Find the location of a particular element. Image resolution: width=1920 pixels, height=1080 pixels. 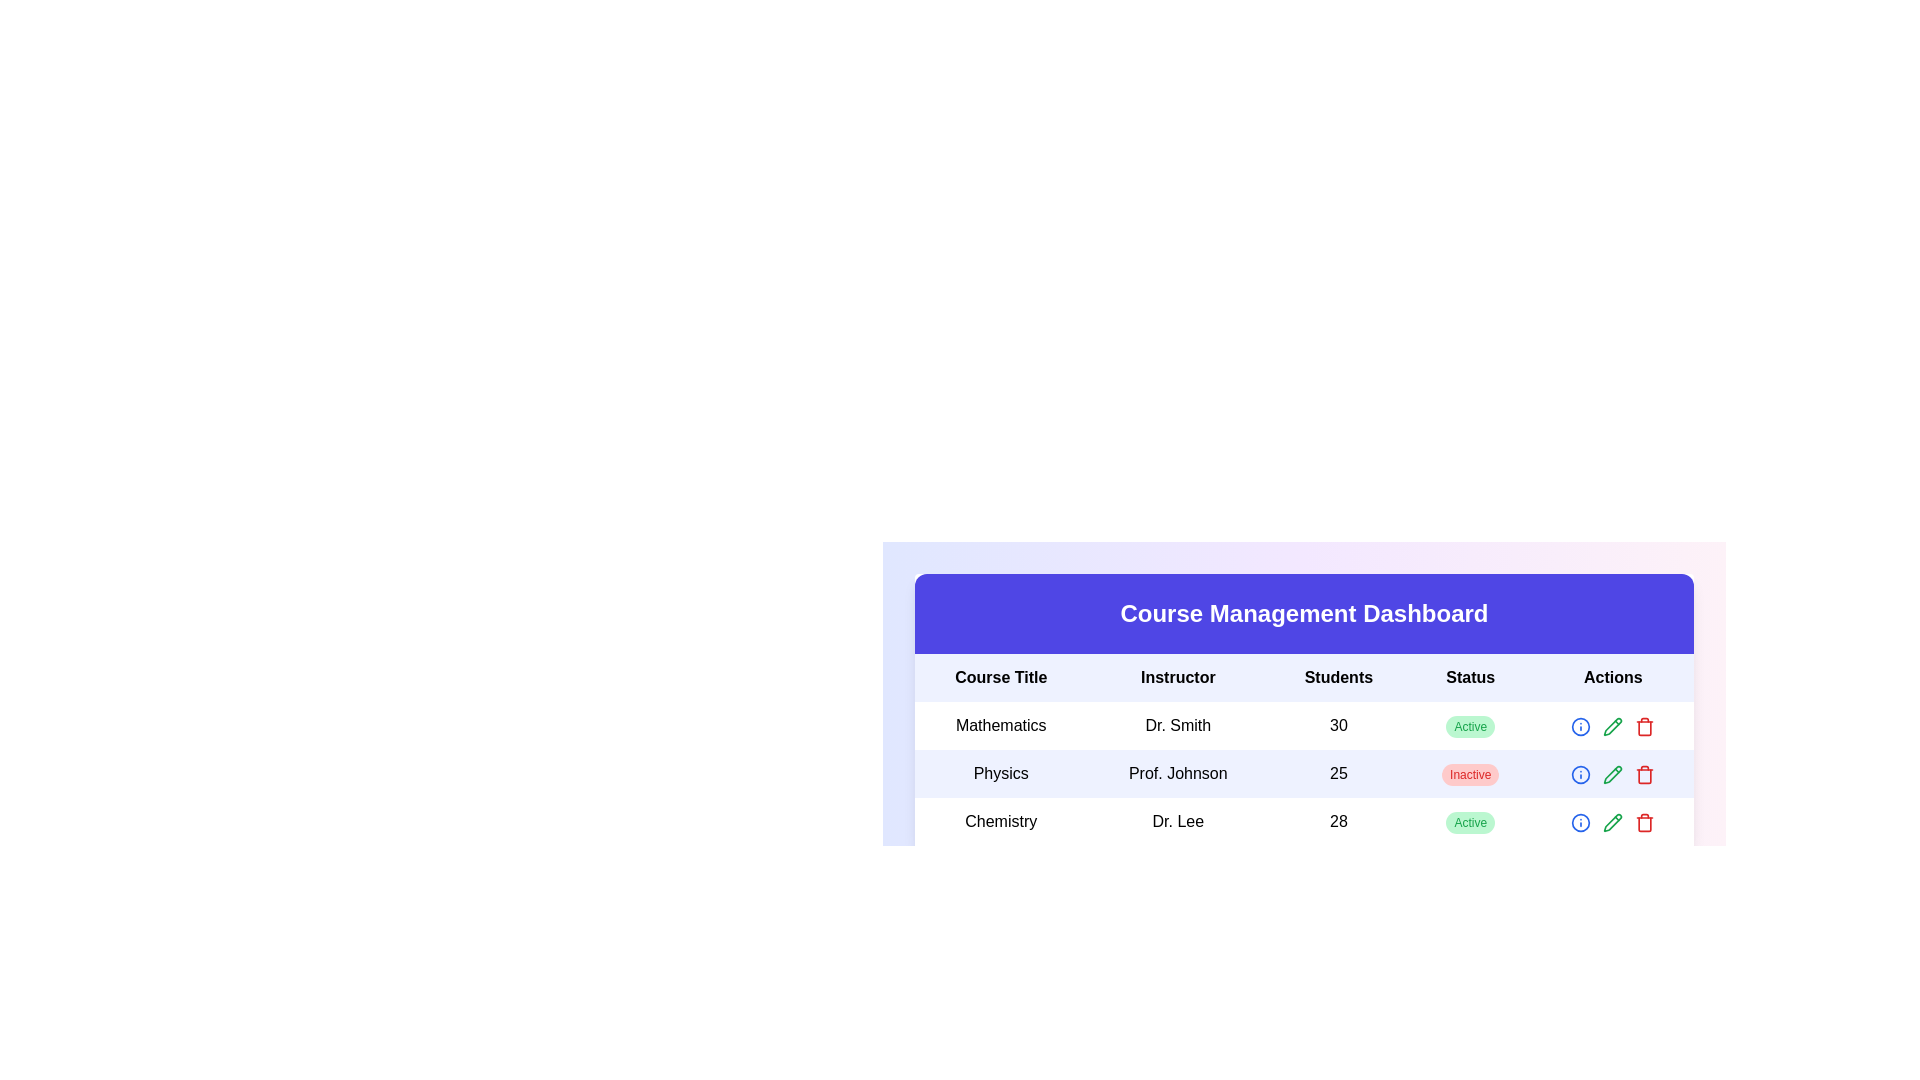

the text label displaying 'Chemistry' located in the third row of the 'Course Title' column within a table layout is located at coordinates (1001, 821).